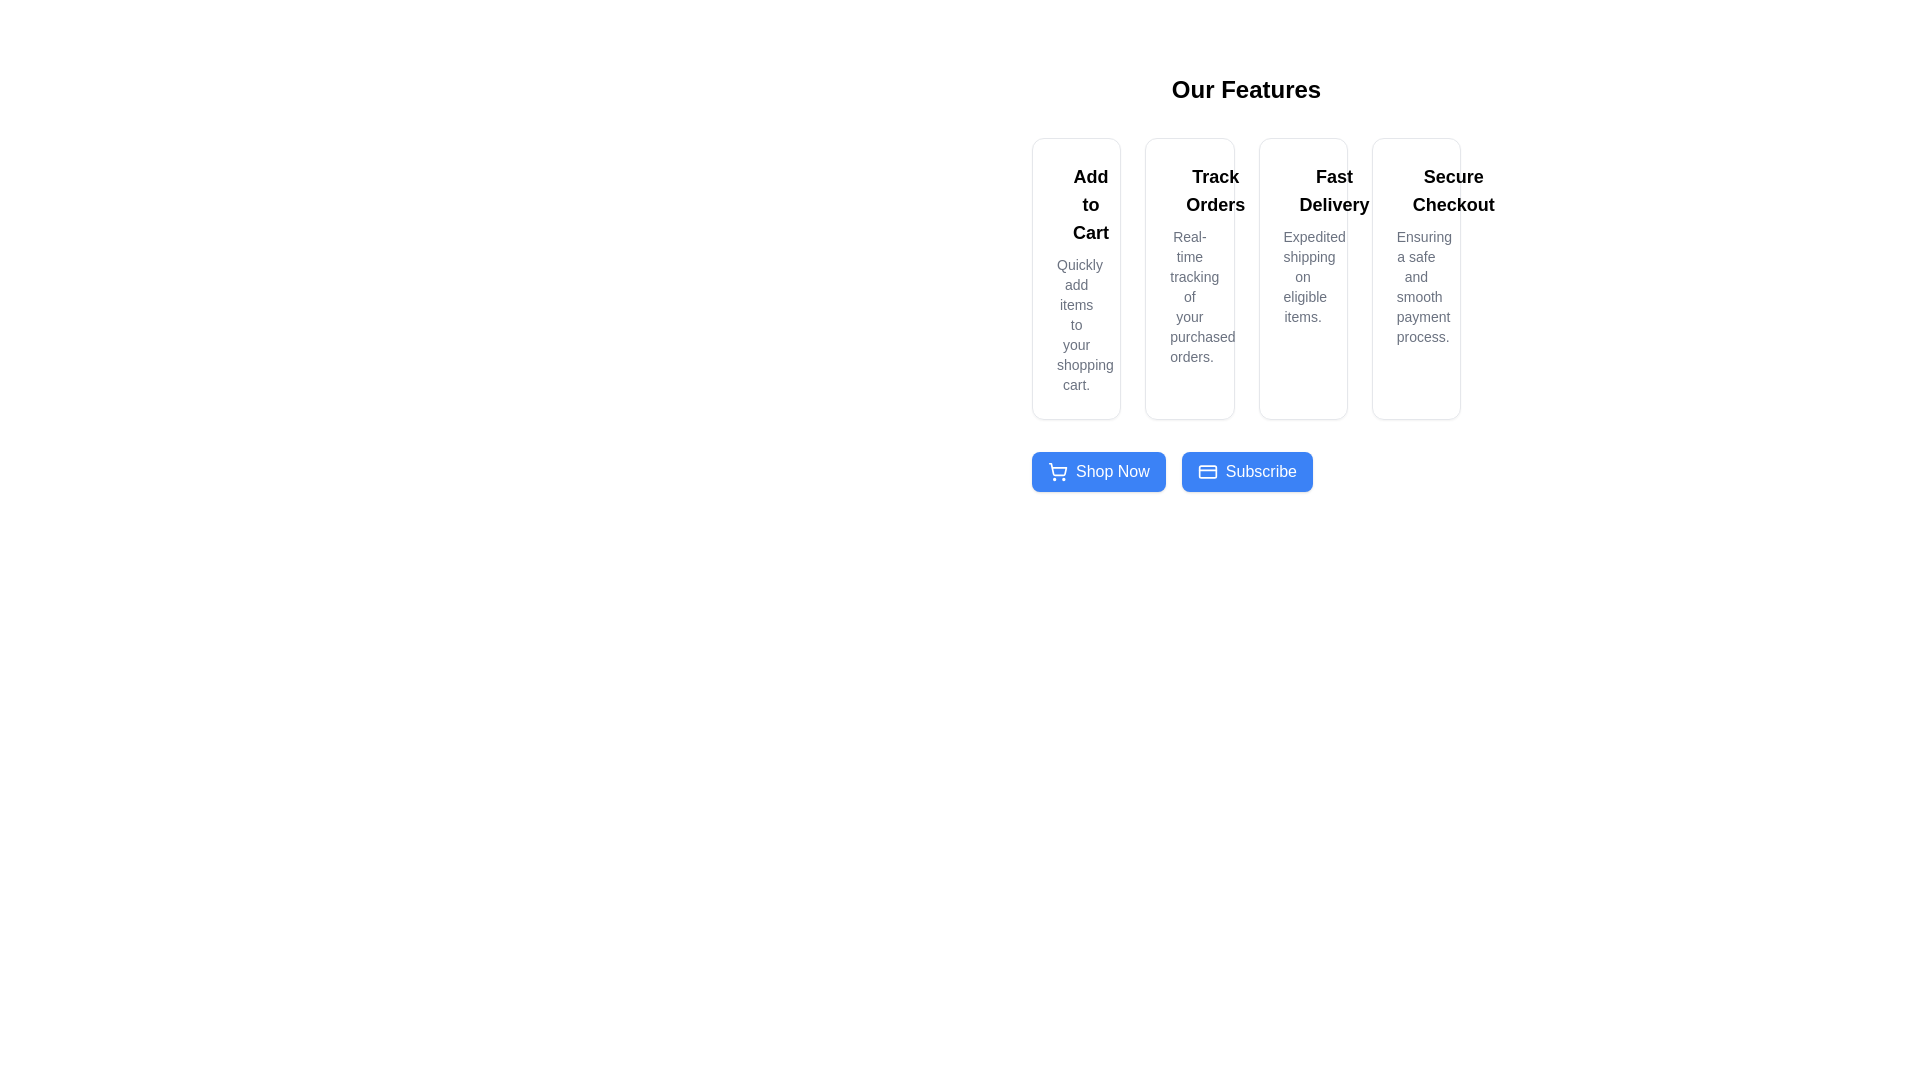 This screenshot has height=1080, width=1920. Describe the element at coordinates (1111, 471) in the screenshot. I see `the text label within the button below the 'Our Features' section` at that location.